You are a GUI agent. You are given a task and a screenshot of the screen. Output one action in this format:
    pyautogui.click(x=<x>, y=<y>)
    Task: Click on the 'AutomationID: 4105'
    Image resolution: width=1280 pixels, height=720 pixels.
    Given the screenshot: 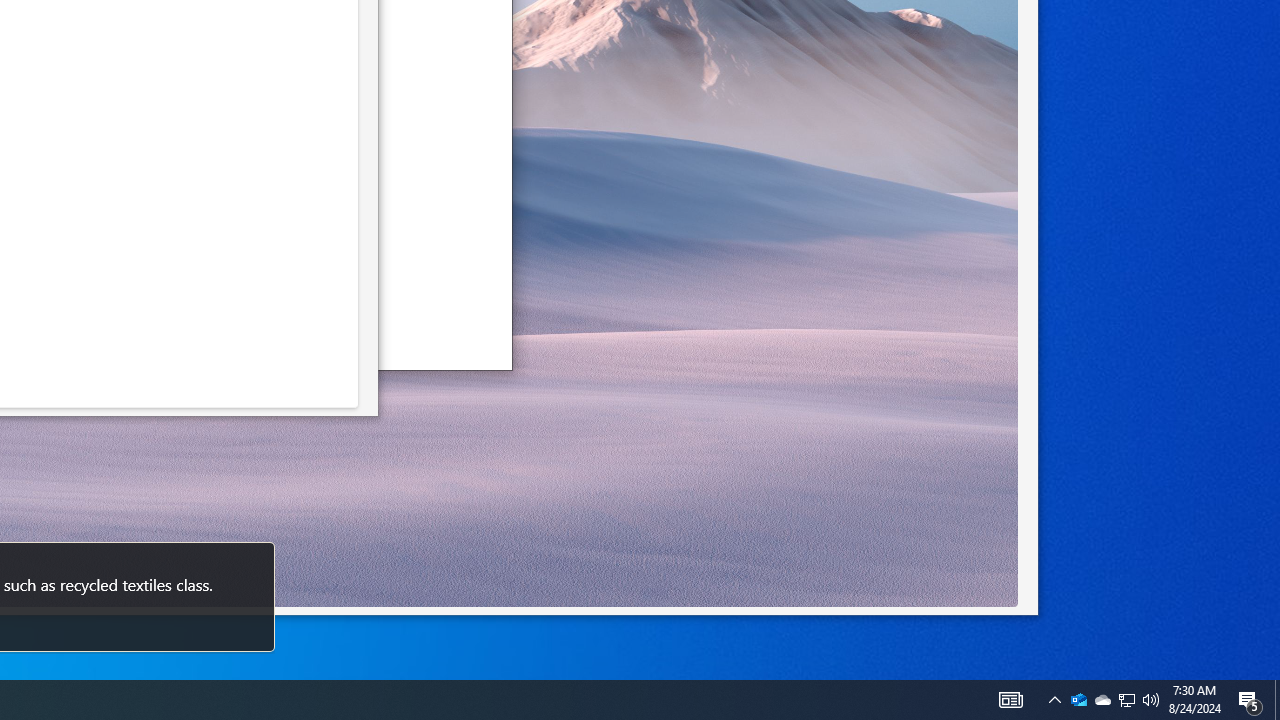 What is the action you would take?
    pyautogui.click(x=1011, y=698)
    